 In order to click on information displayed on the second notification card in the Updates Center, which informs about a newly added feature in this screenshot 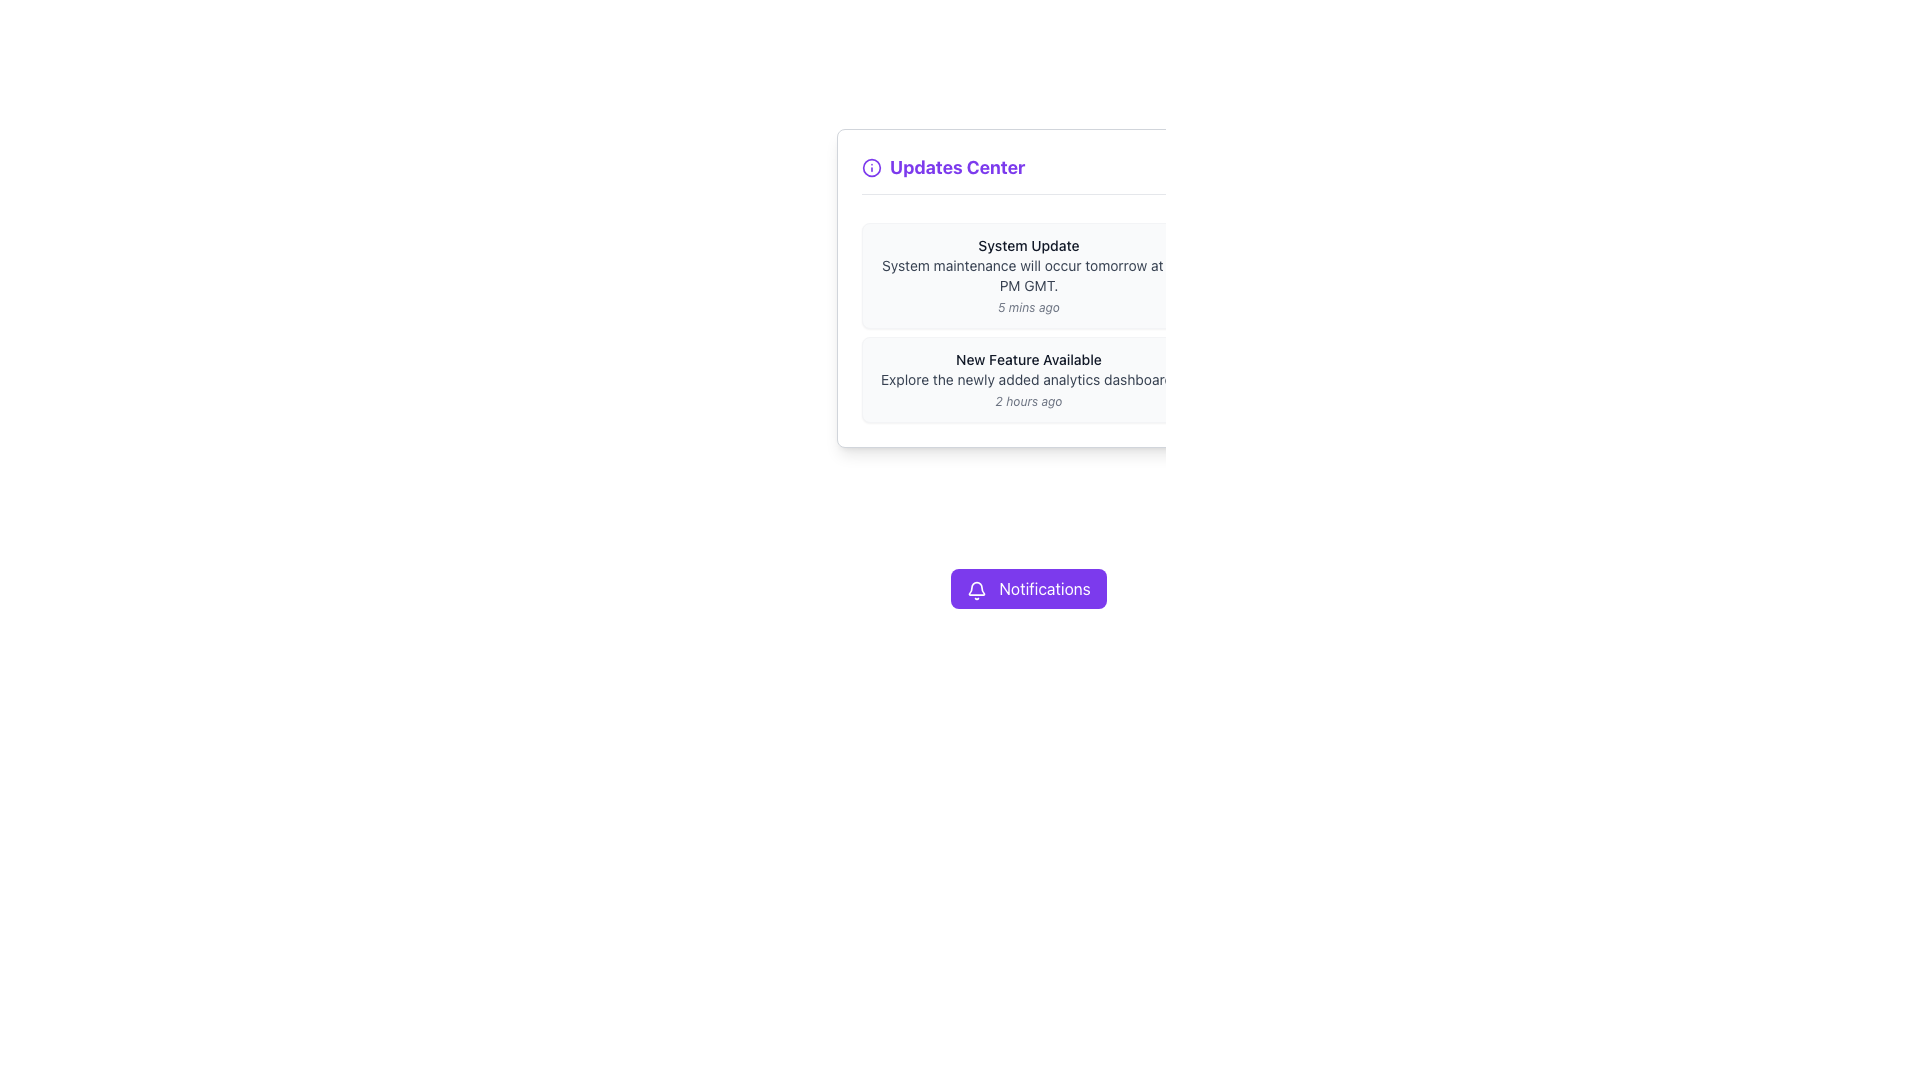, I will do `click(1028, 380)`.